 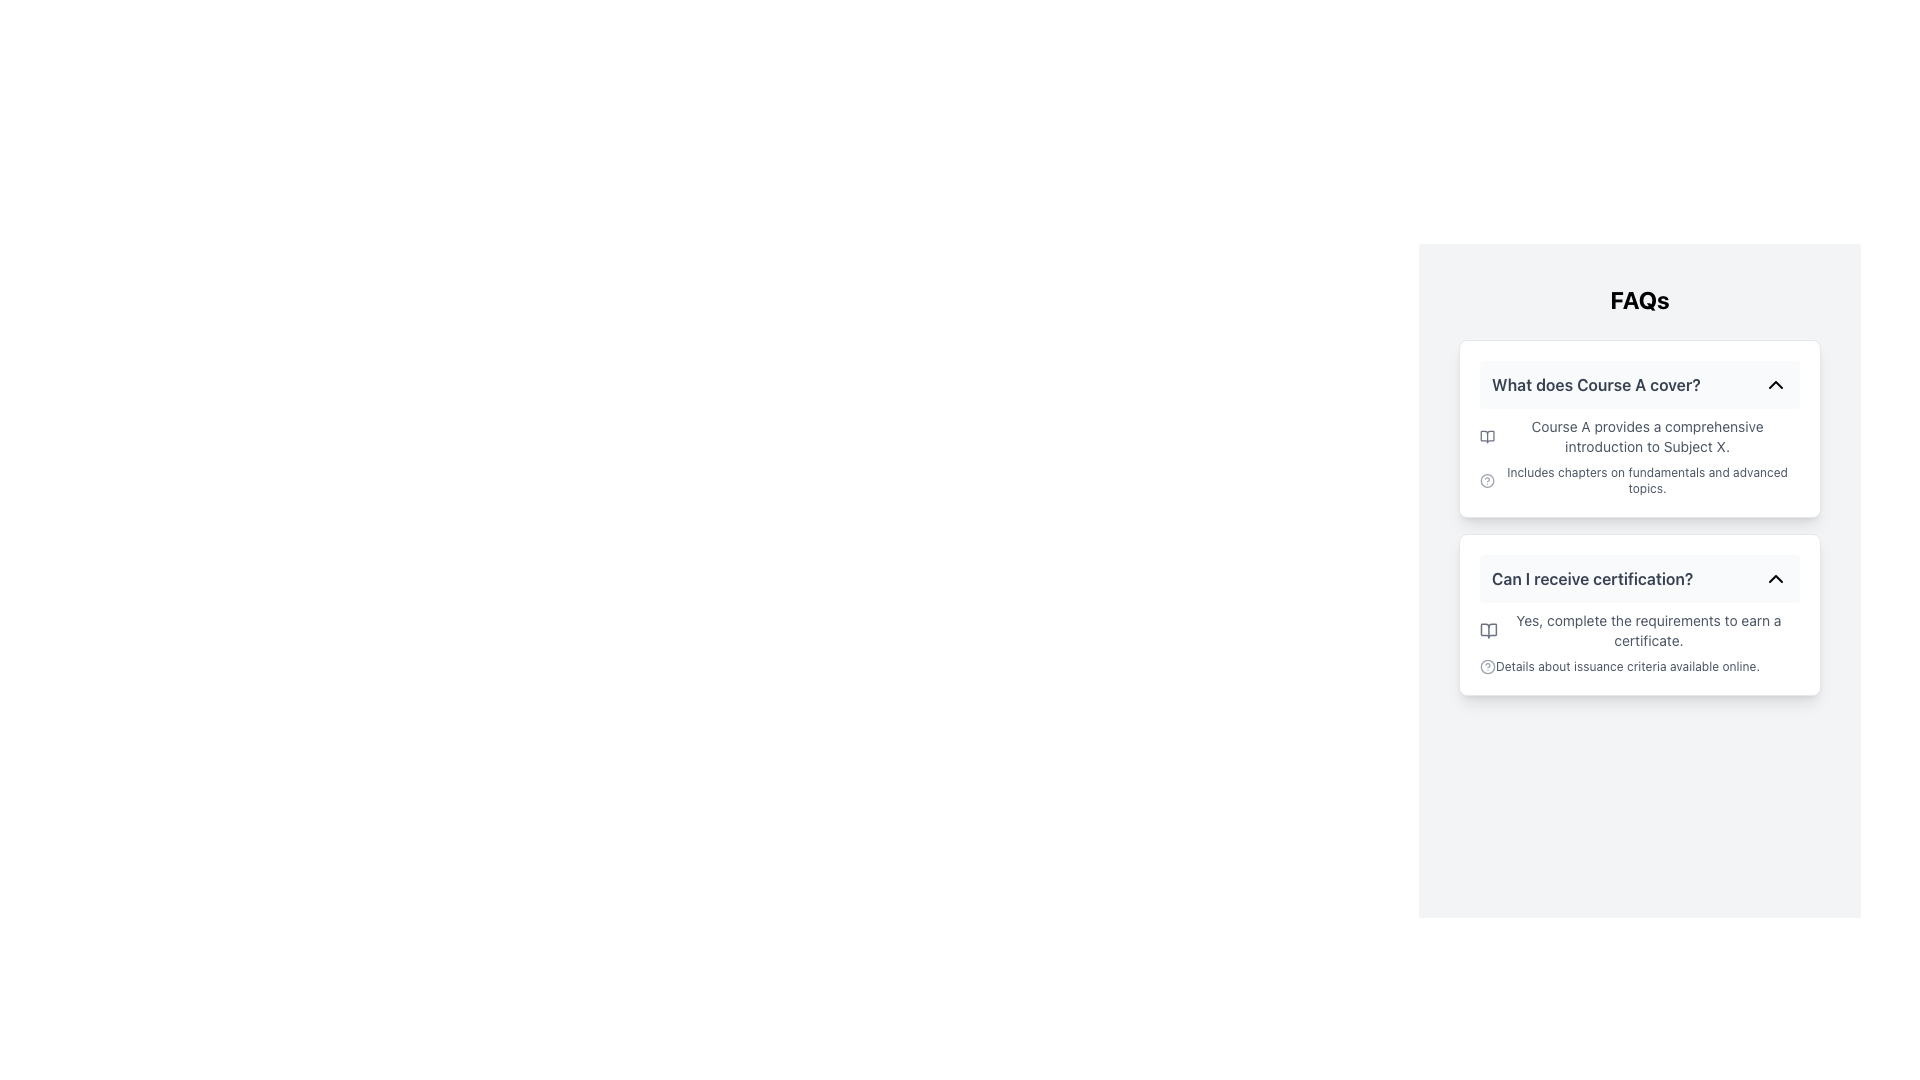 What do you see at coordinates (1487, 481) in the screenshot?
I see `the help icon located next to the text 'Includes chapters on fundamentals and advanced topics.' in the first FAQ item under the heading 'What does Course A cover?'` at bounding box center [1487, 481].